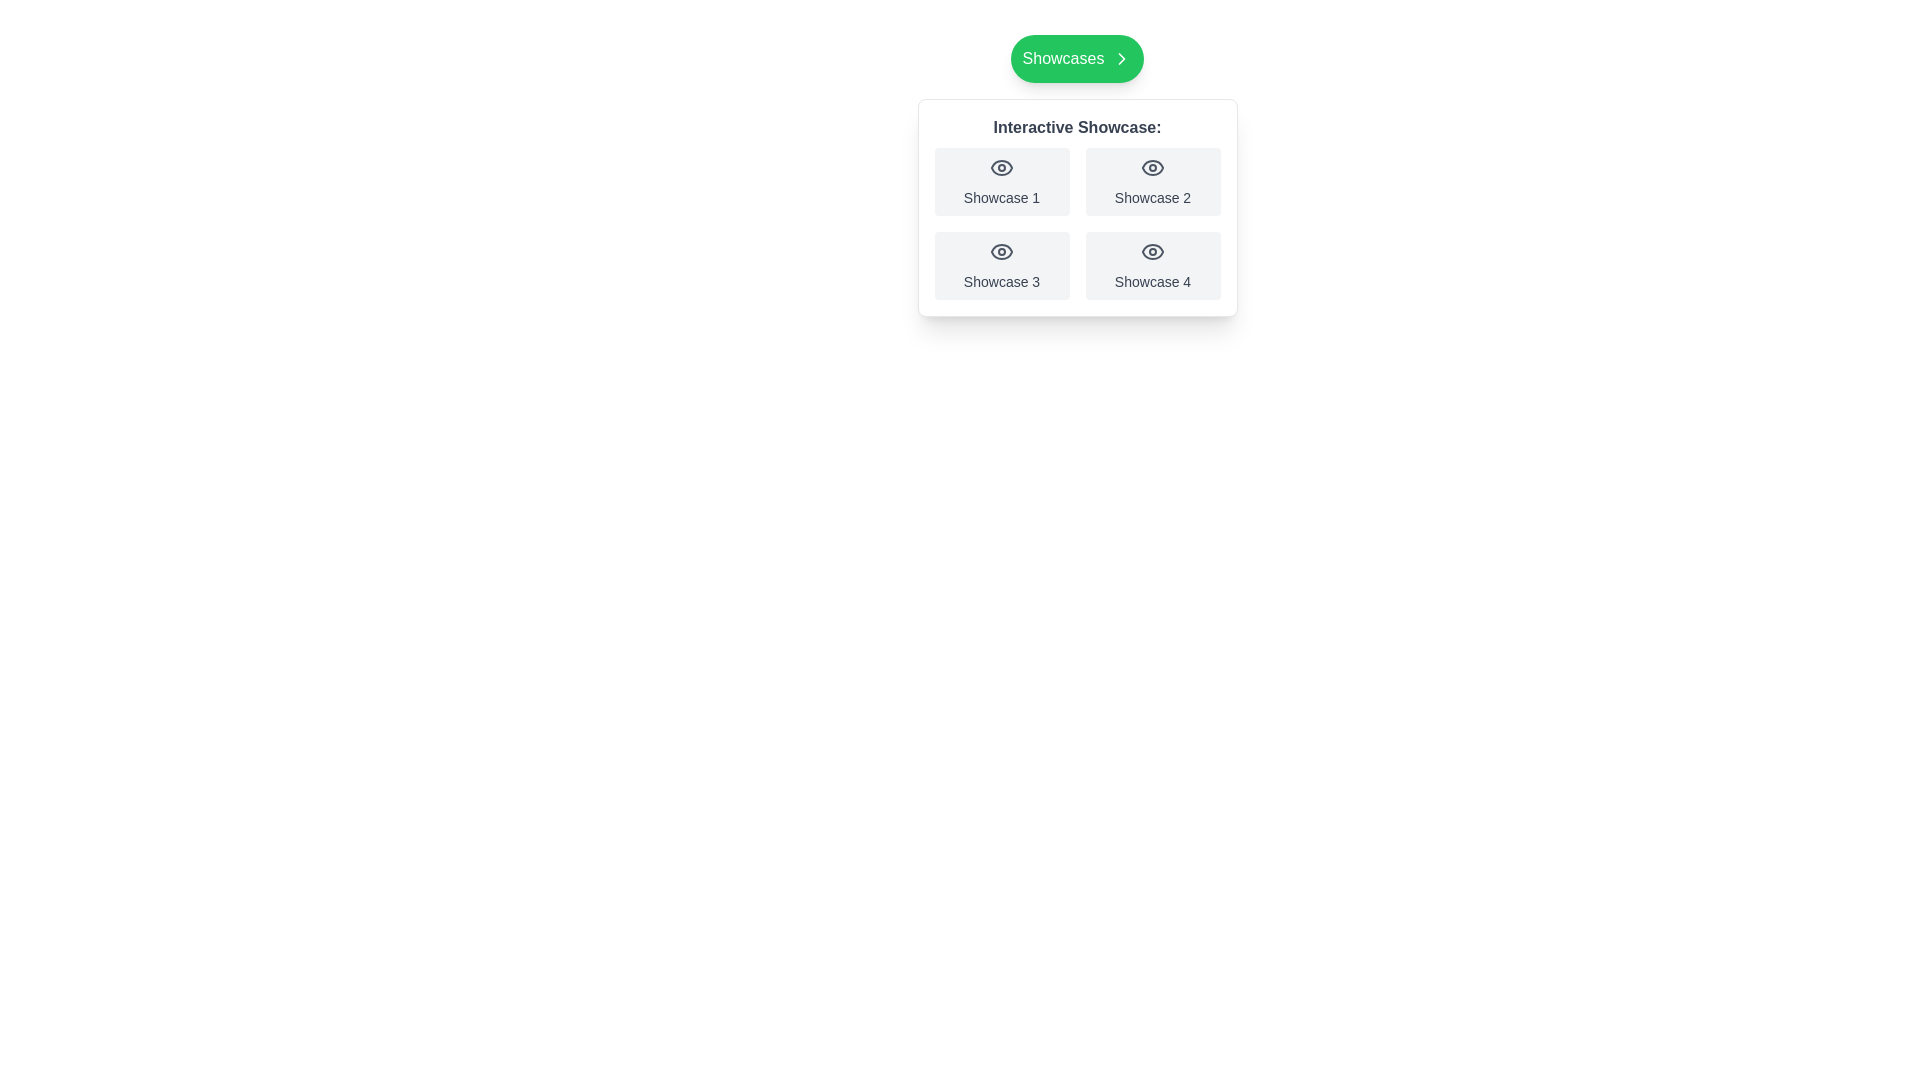 The height and width of the screenshot is (1080, 1920). Describe the element at coordinates (1152, 265) in the screenshot. I see `the 'Showcase 4' card, which is a rectangular card with an eye icon at the top` at that location.